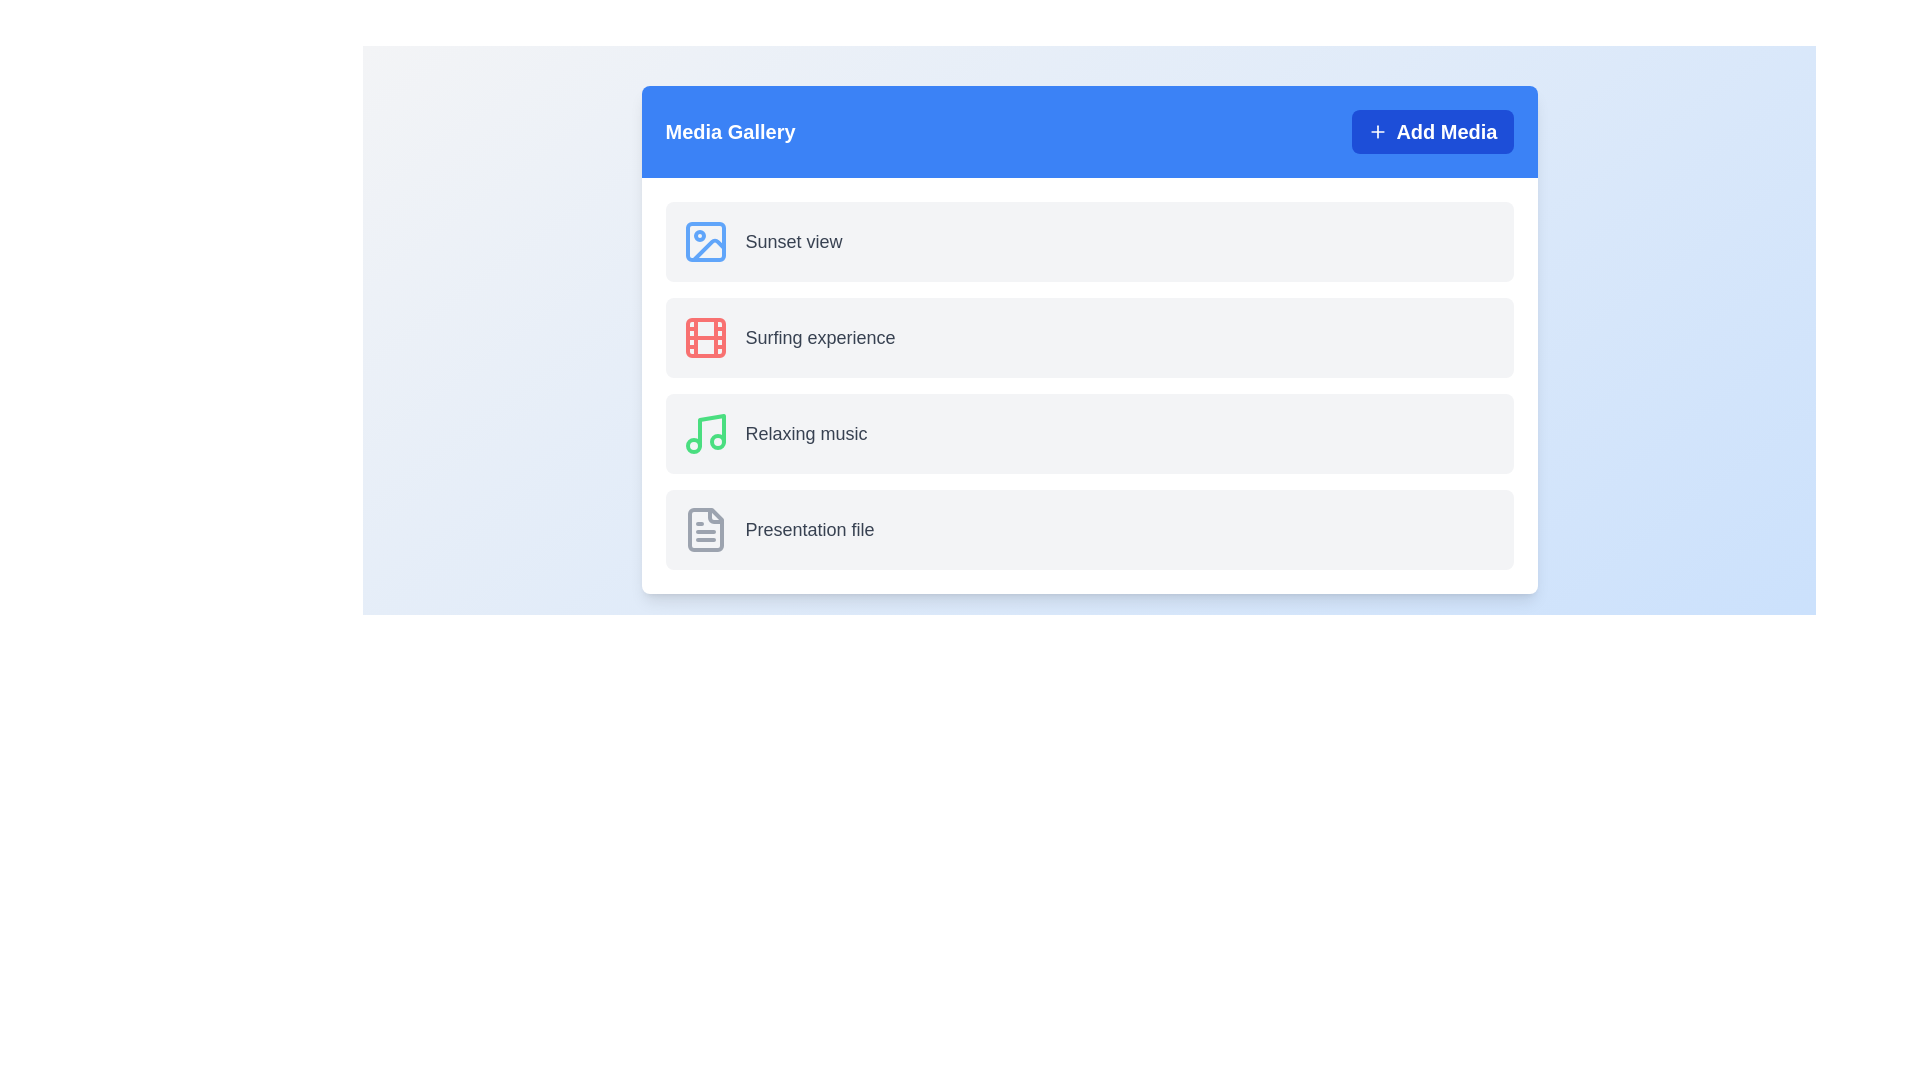  I want to click on the plus icon located within the 'Add Media' button at the top-right corner of the interface, so click(1377, 131).